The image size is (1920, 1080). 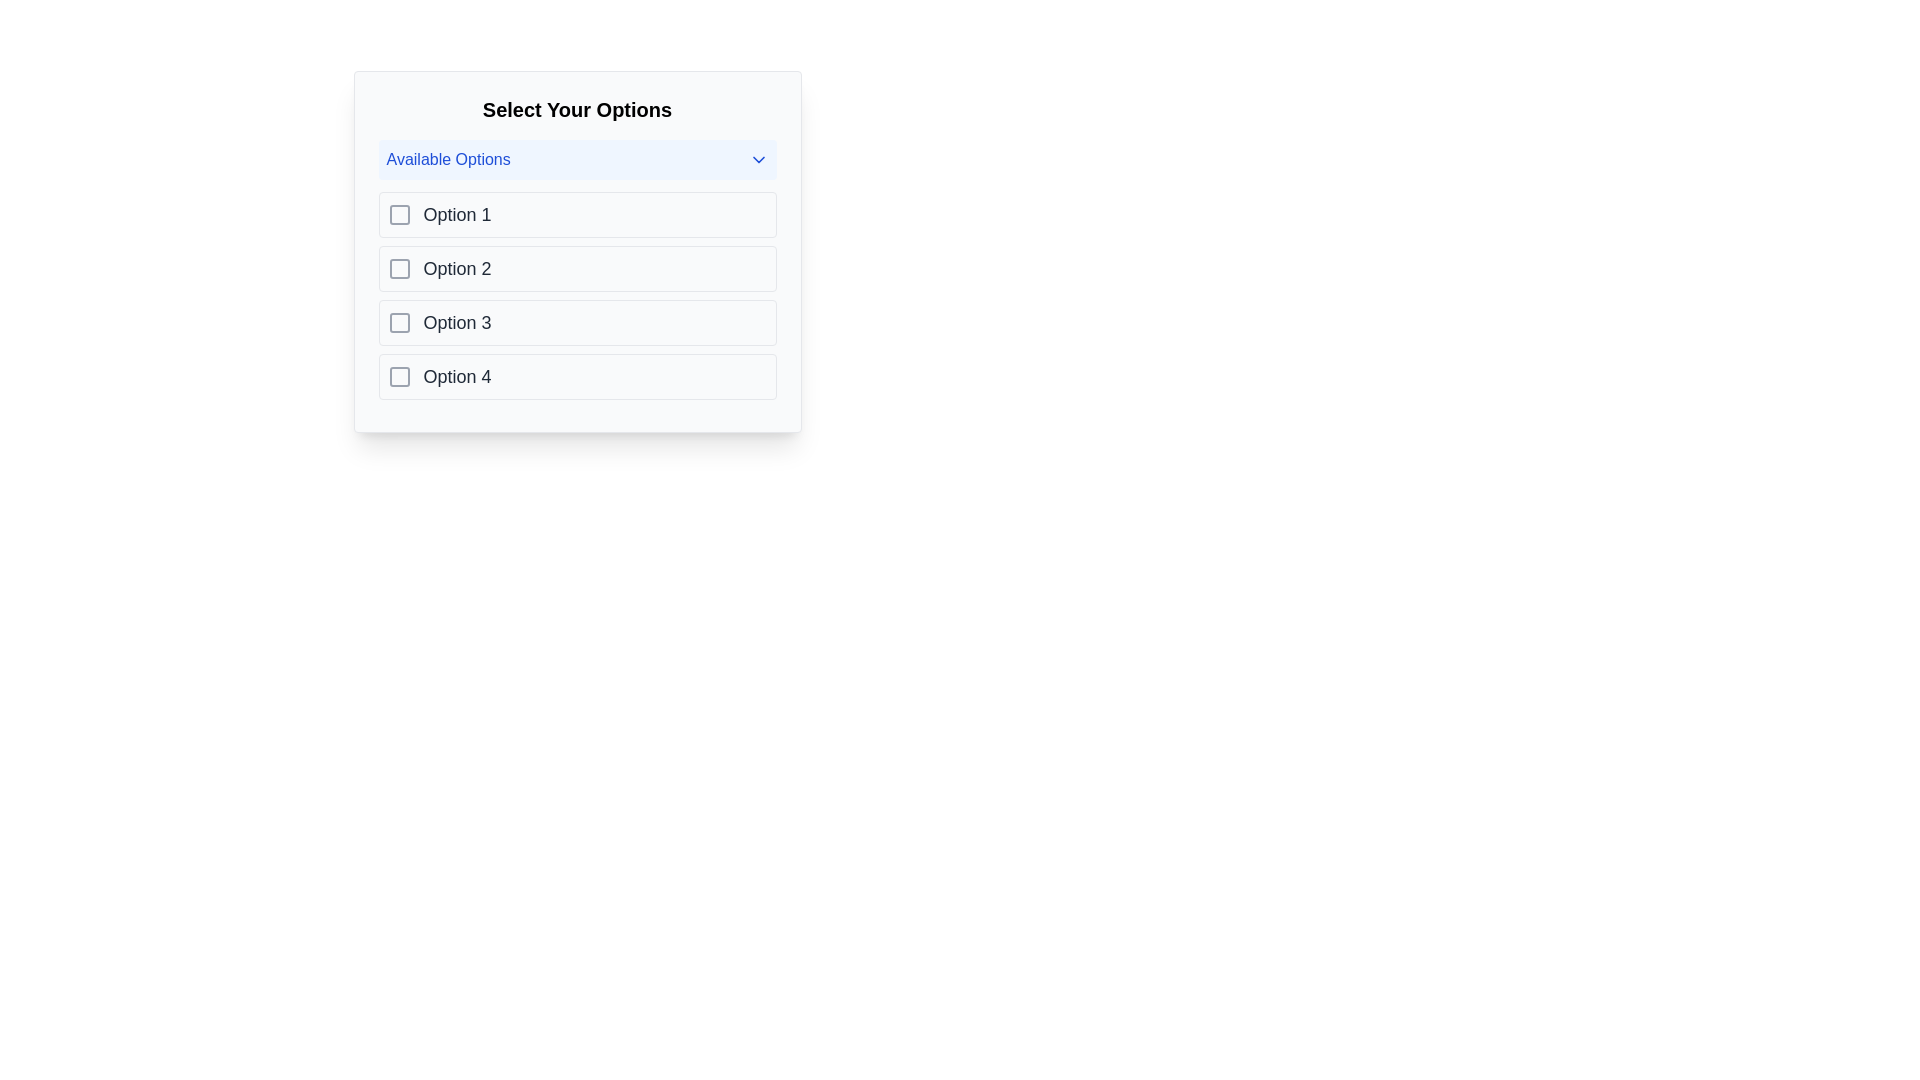 What do you see at coordinates (456, 322) in the screenshot?
I see `the text label that serves as a descriptive title for the associated checkbox located in the third row of options, positioned to the right of the checkbox icon` at bounding box center [456, 322].